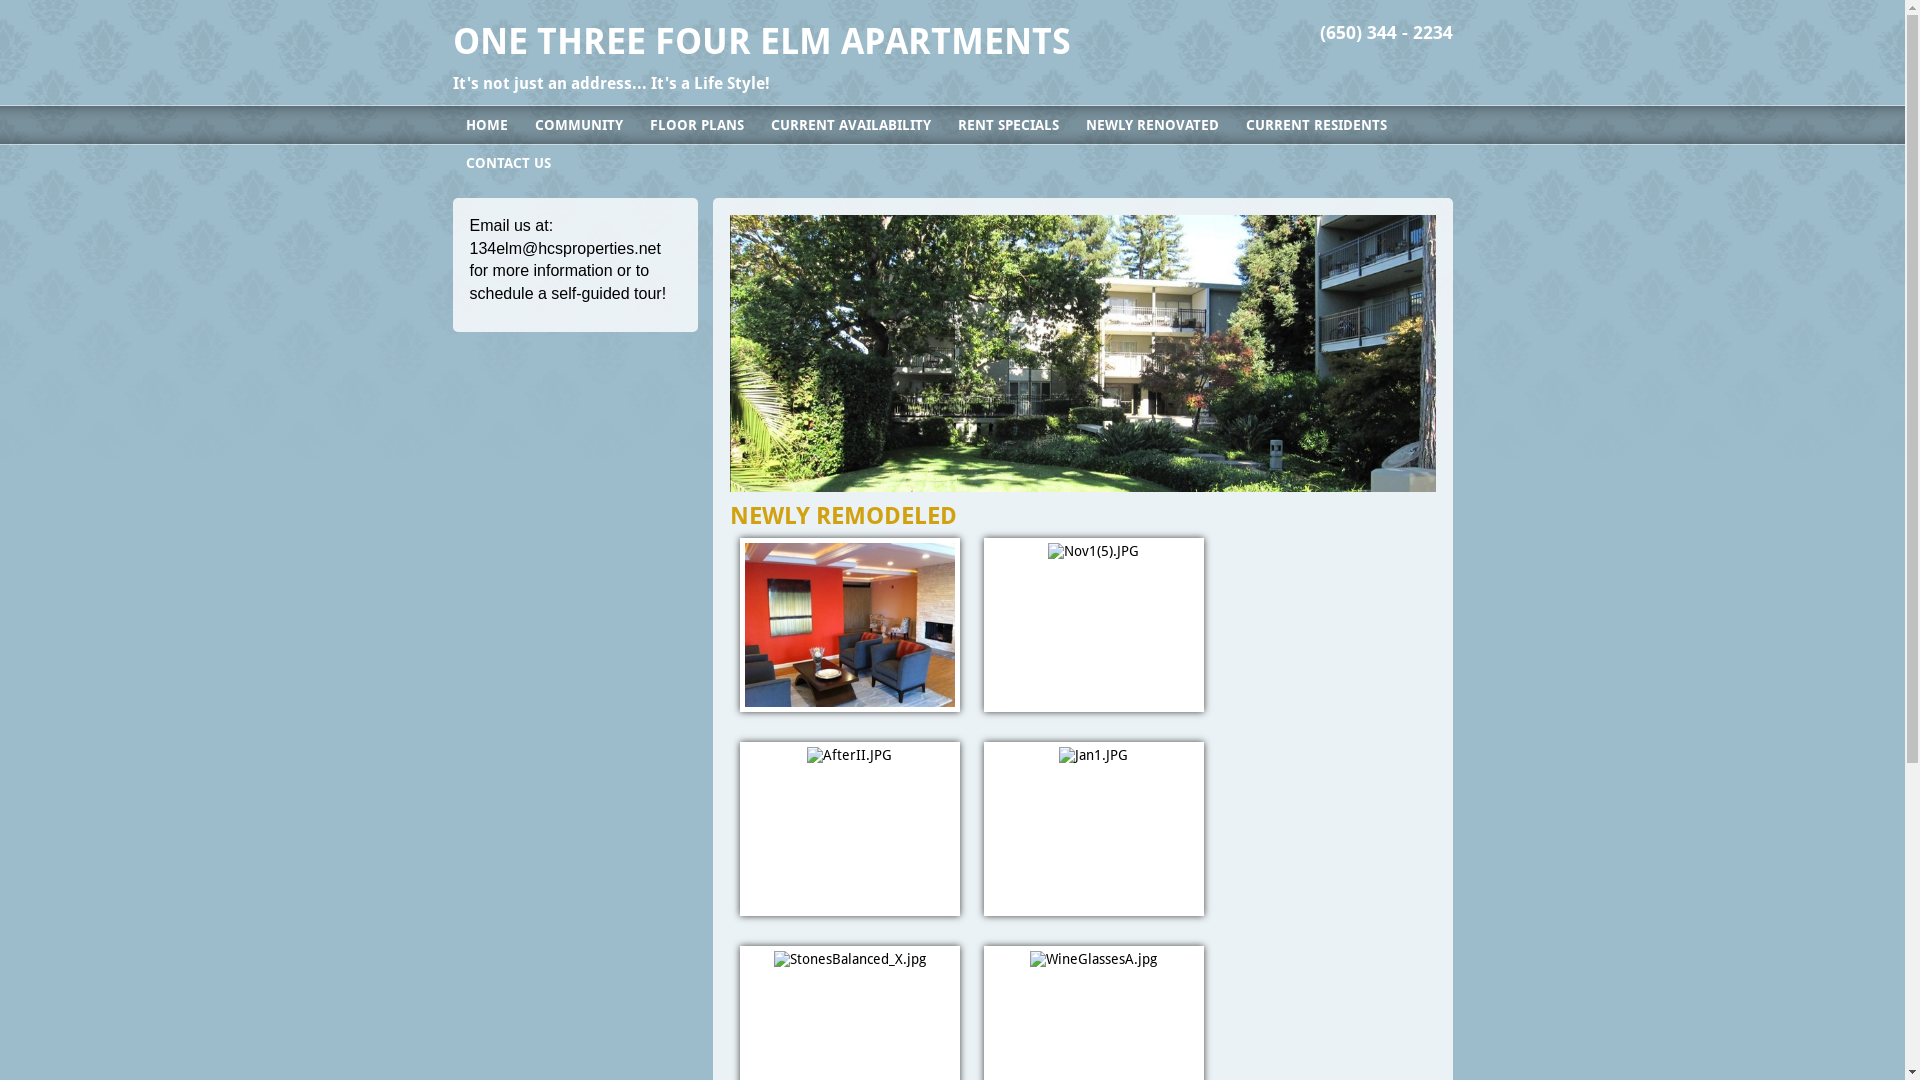  I want to click on 'RENT SPECIALS', so click(1007, 124).